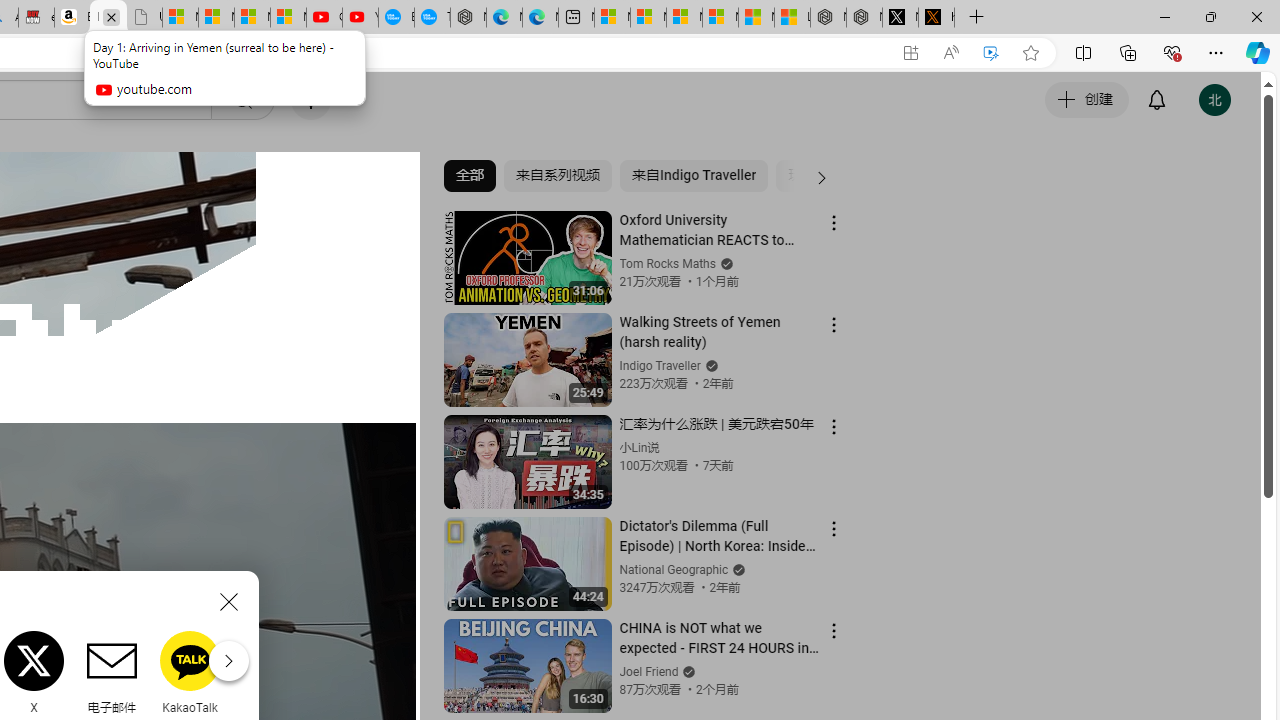 The image size is (1280, 720). Describe the element at coordinates (909, 52) in the screenshot. I see `'App available. Install YouTube'` at that location.